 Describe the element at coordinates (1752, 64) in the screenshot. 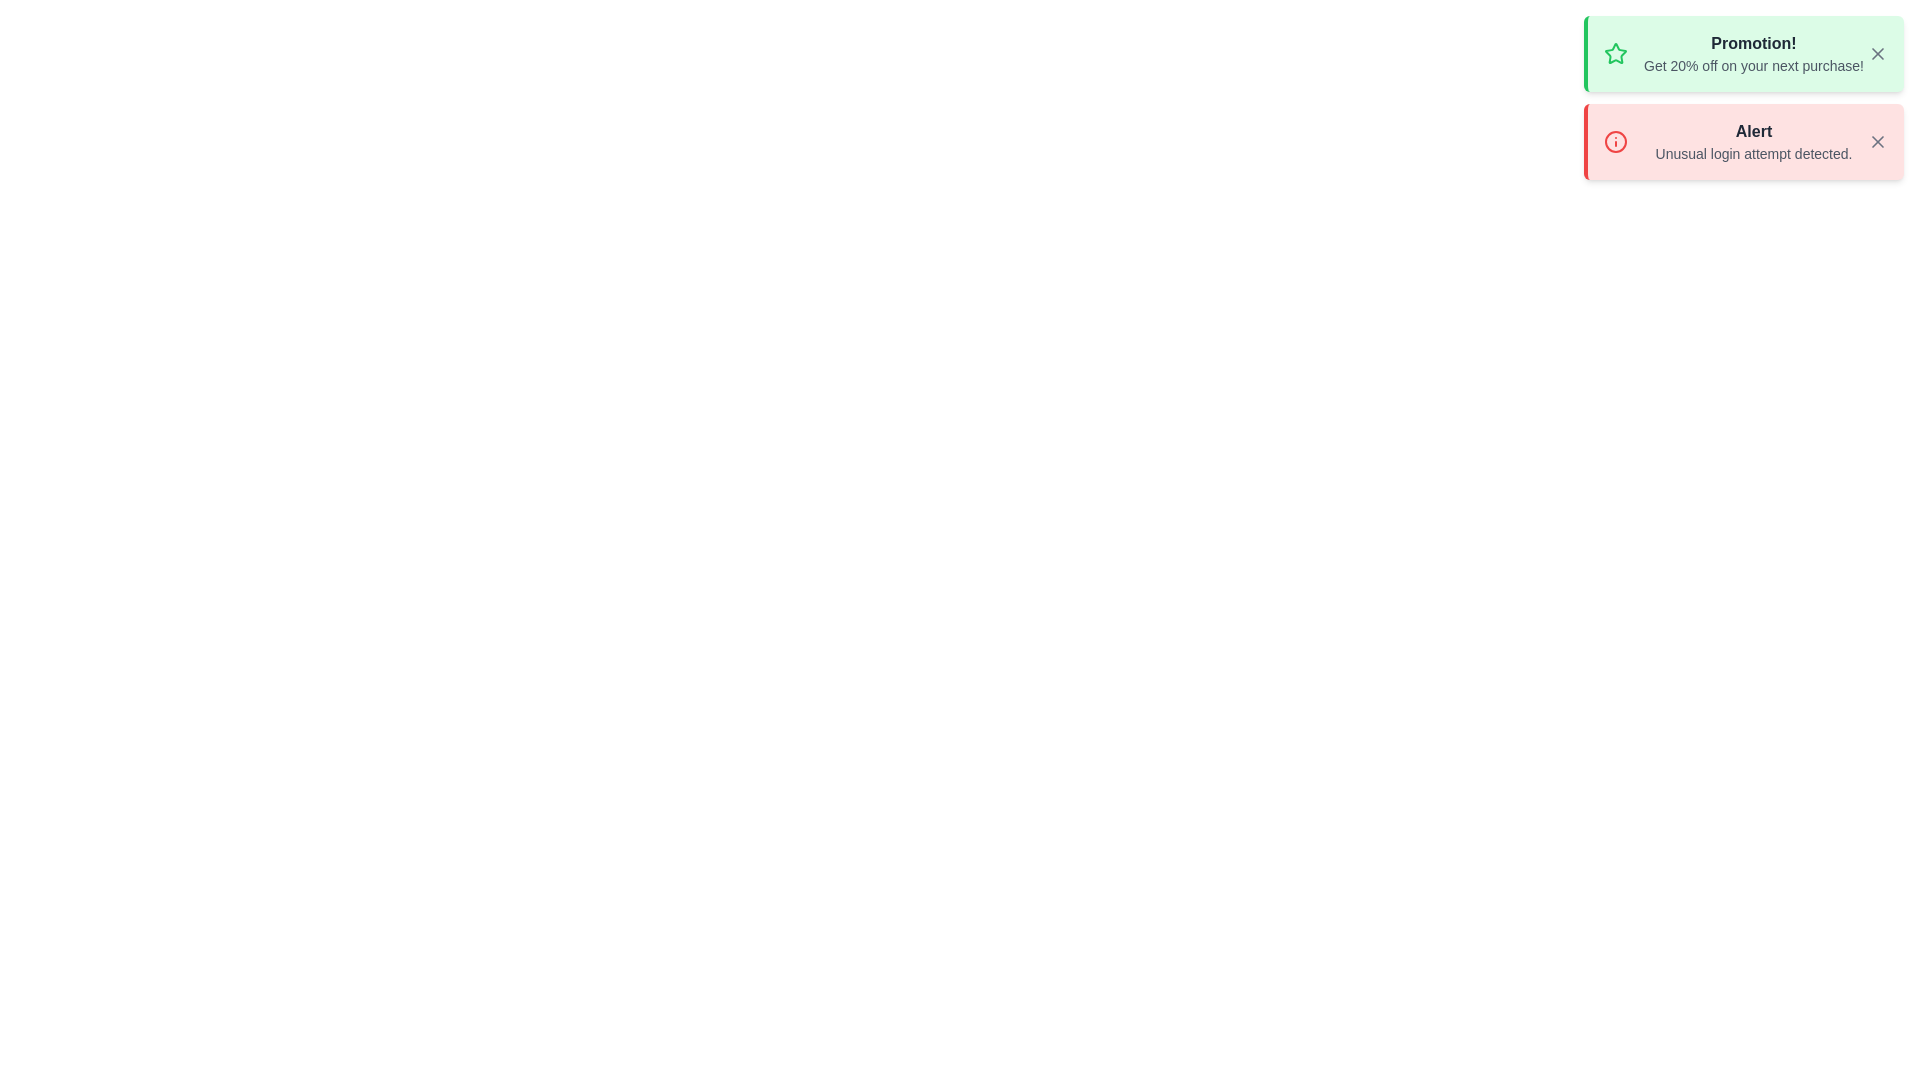

I see `the text label that says 'Get 20% off on your next purchase!' located under the title 'Promotion!' within a green background card` at that location.